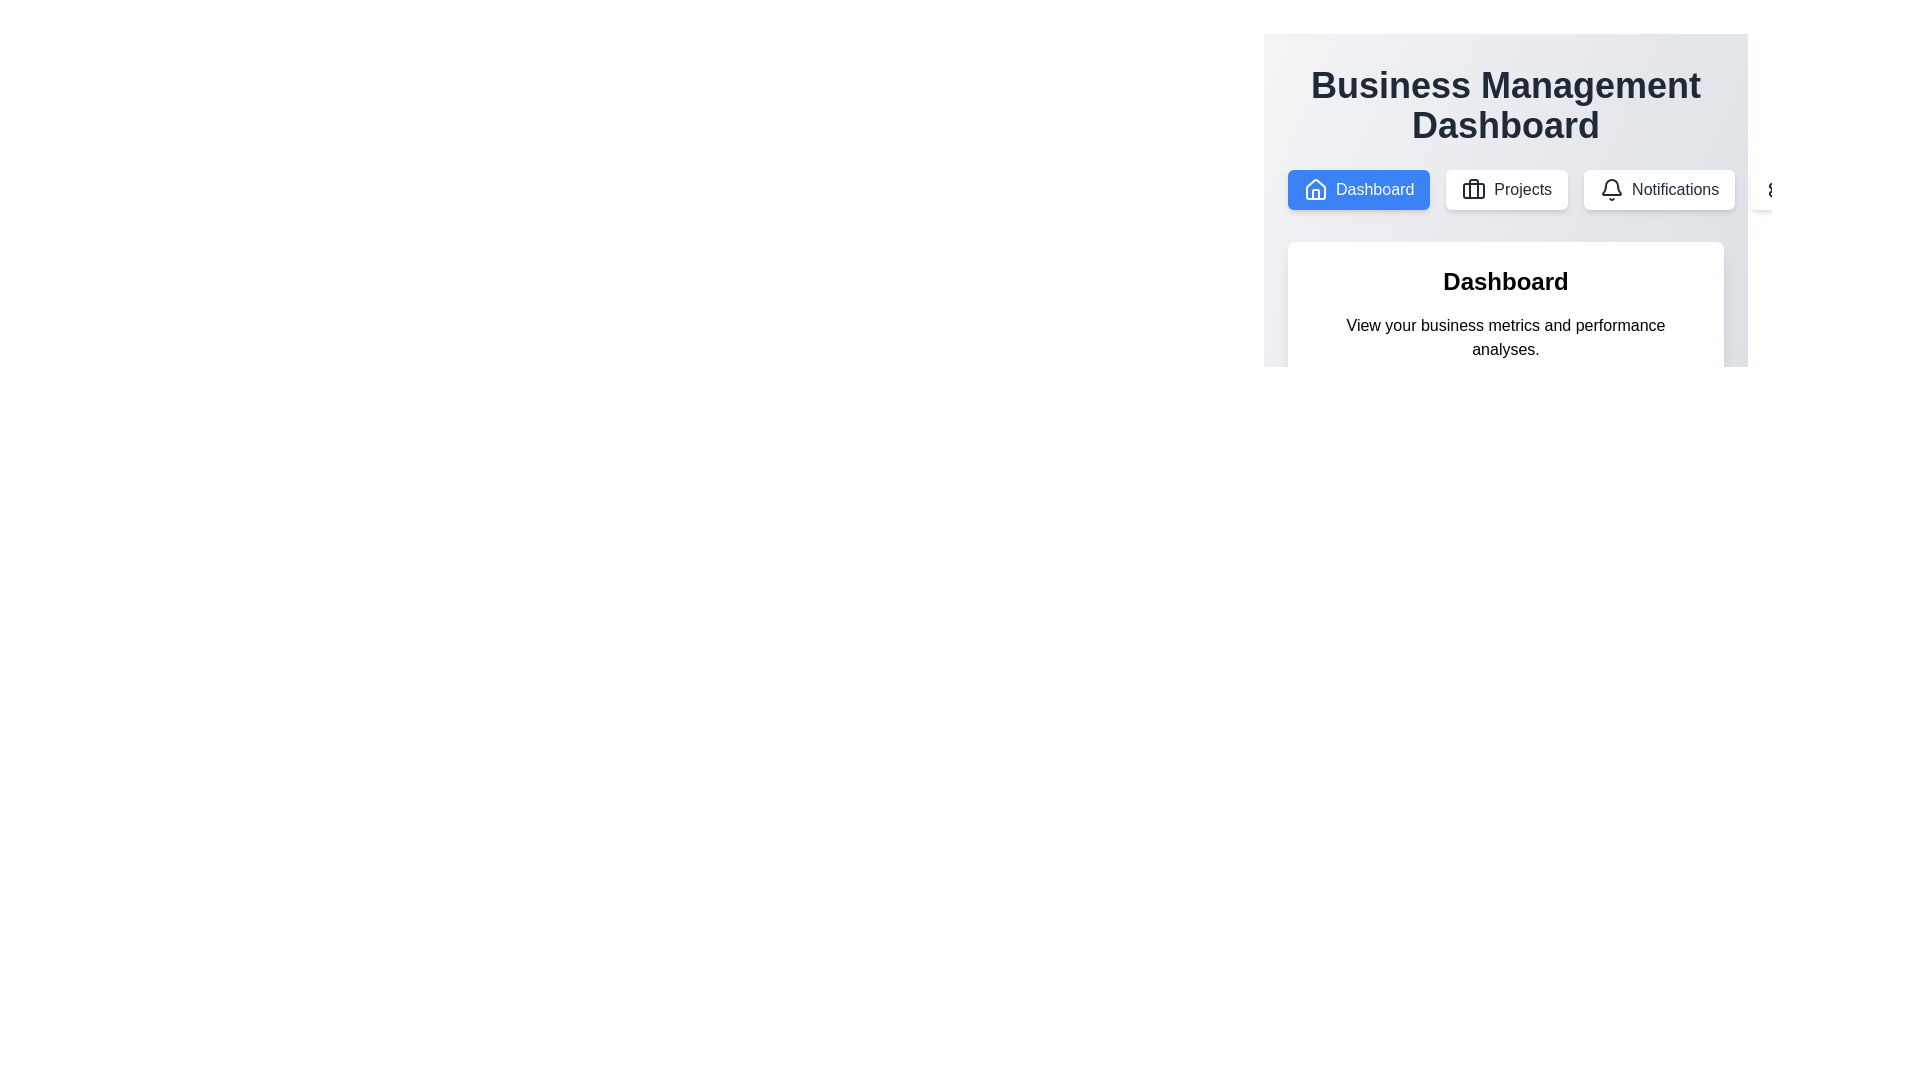 The width and height of the screenshot is (1920, 1080). I want to click on the rightmost button in the horizontal navigation bar, so click(1812, 189).